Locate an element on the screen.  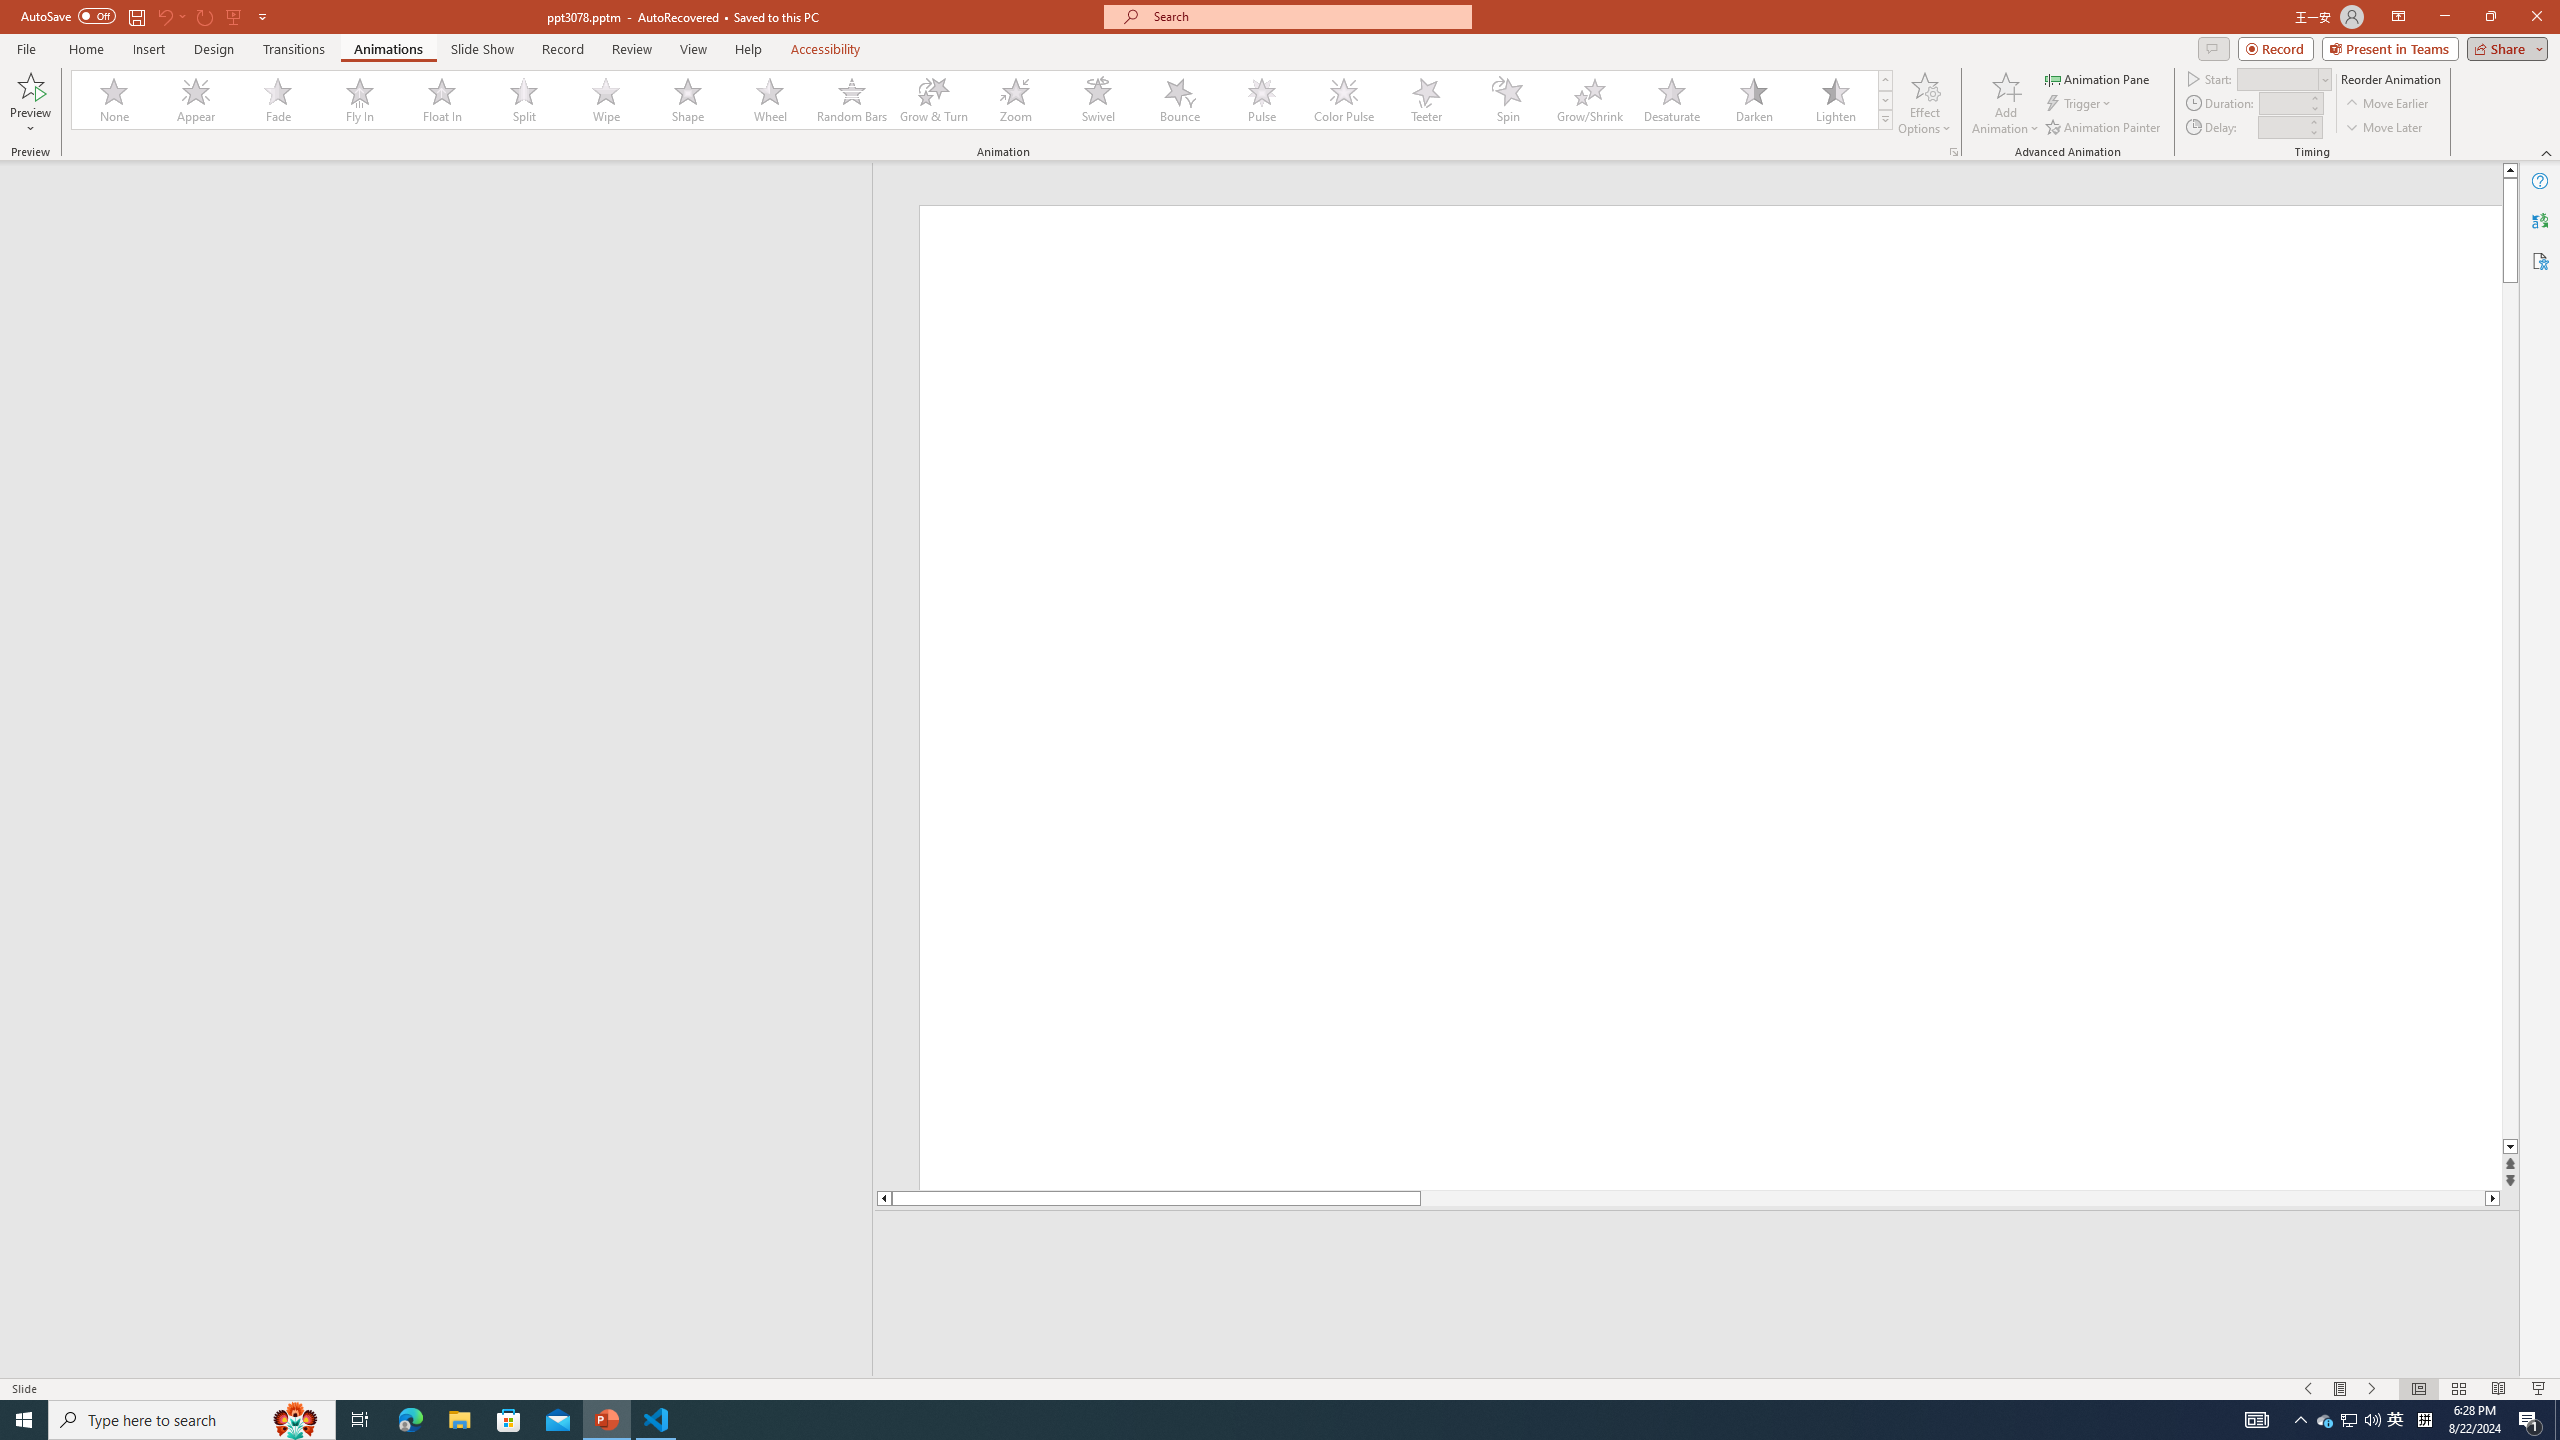
'Animation Styles' is located at coordinates (1884, 118).